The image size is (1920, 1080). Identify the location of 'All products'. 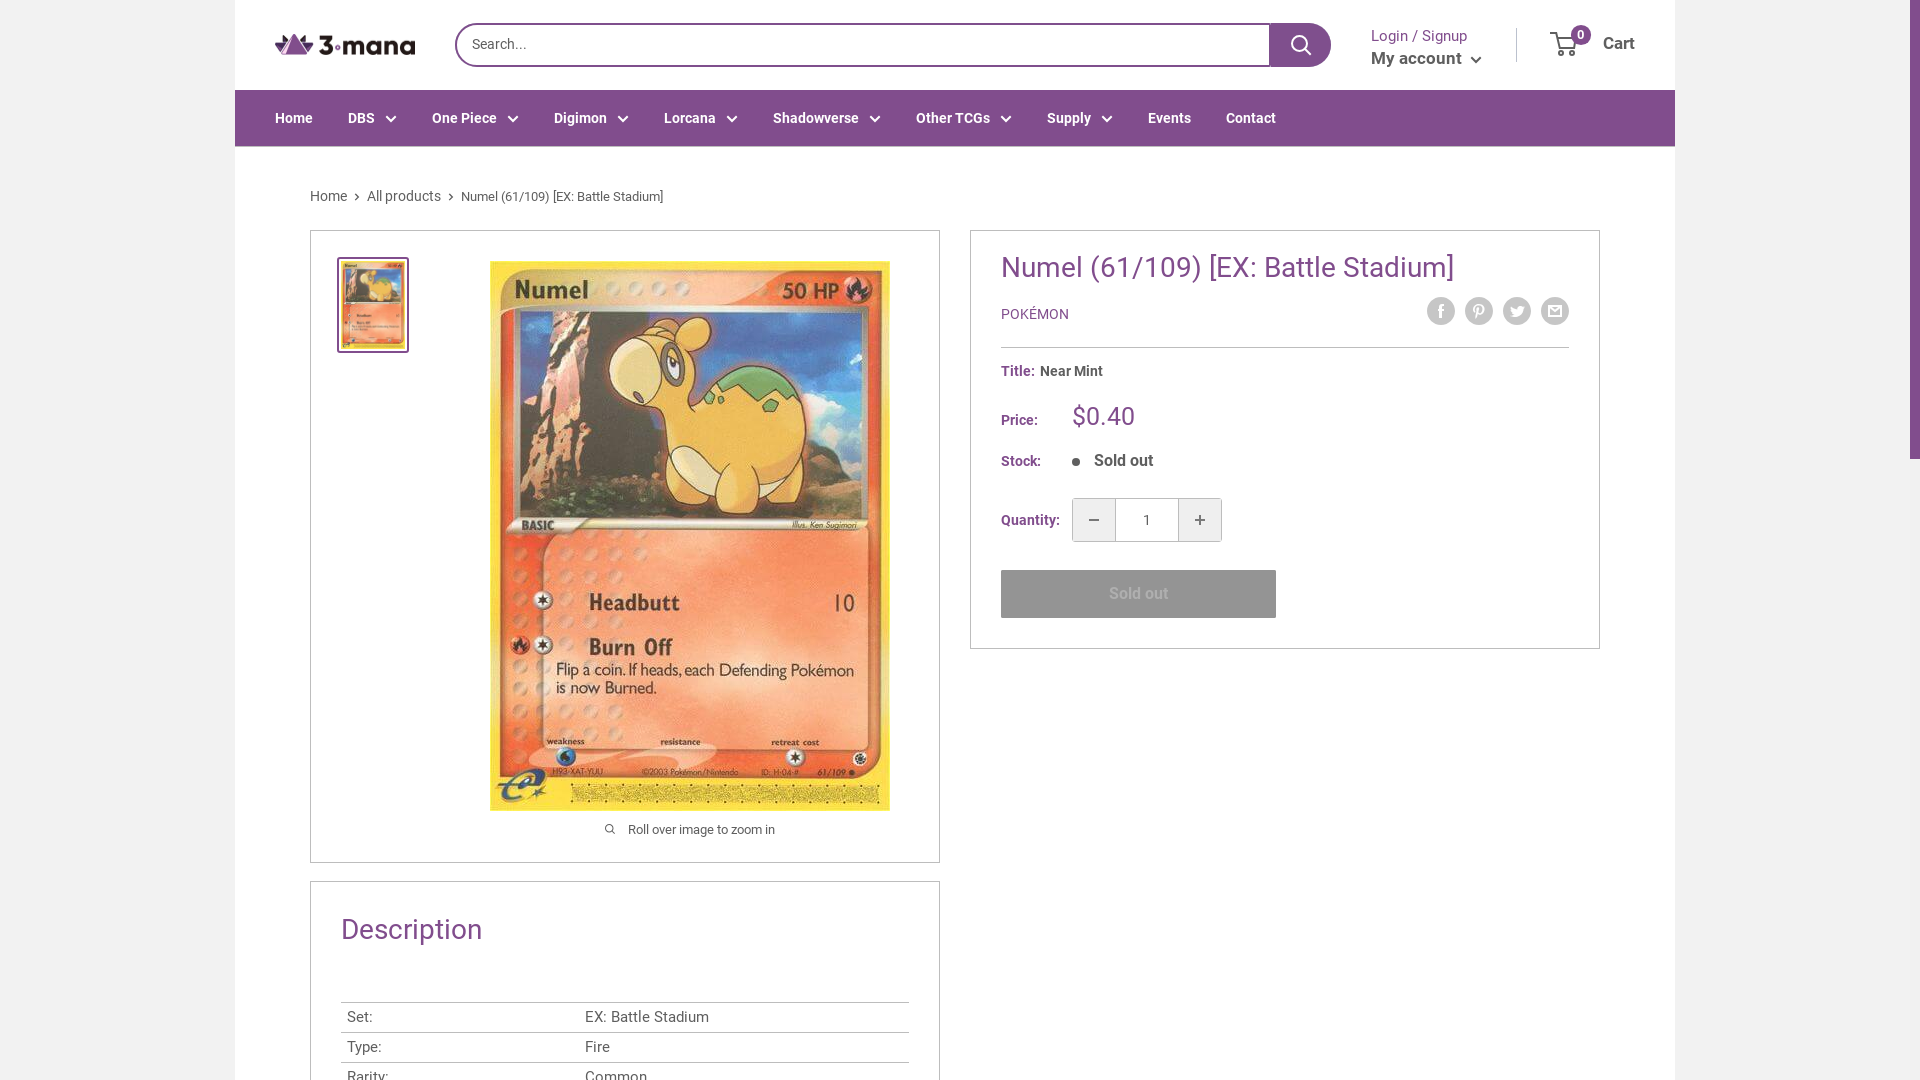
(402, 196).